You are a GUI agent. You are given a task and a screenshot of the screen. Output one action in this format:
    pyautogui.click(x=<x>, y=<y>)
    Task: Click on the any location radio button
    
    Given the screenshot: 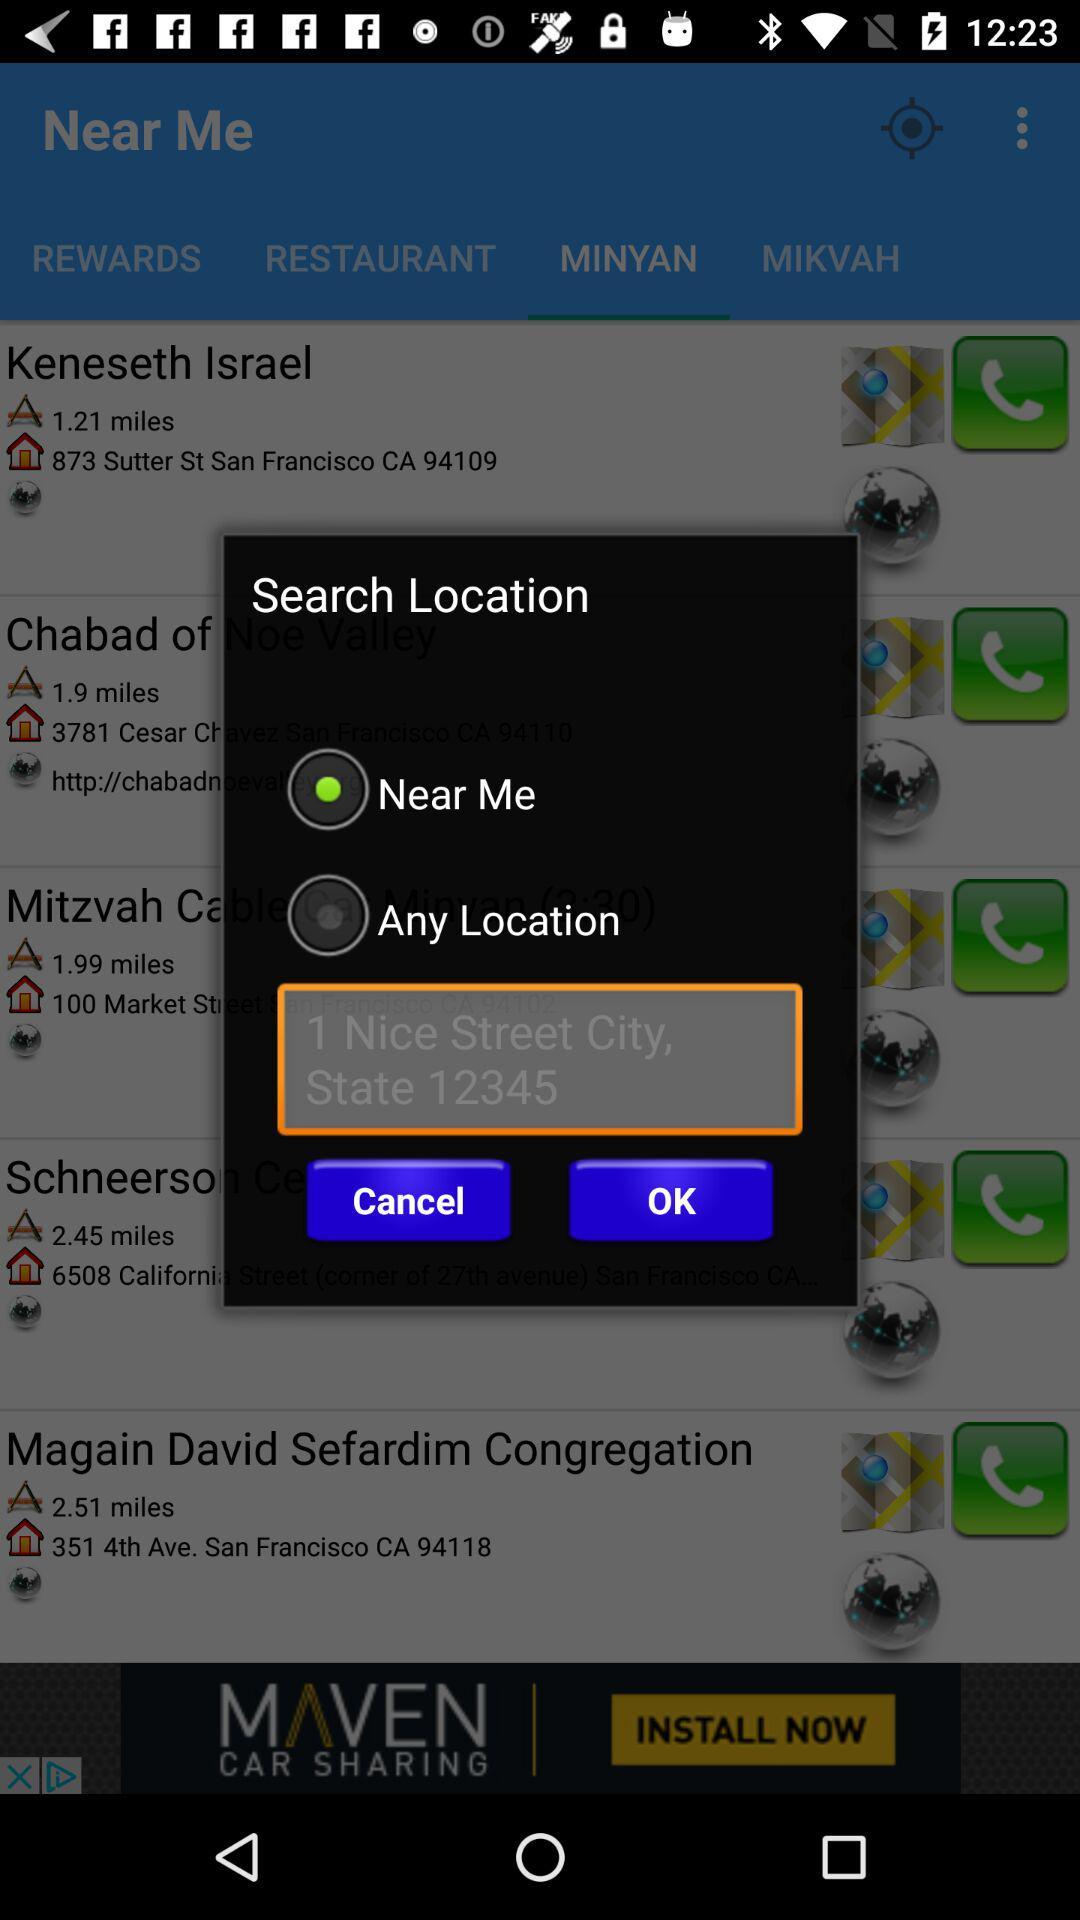 What is the action you would take?
    pyautogui.click(x=540, y=917)
    